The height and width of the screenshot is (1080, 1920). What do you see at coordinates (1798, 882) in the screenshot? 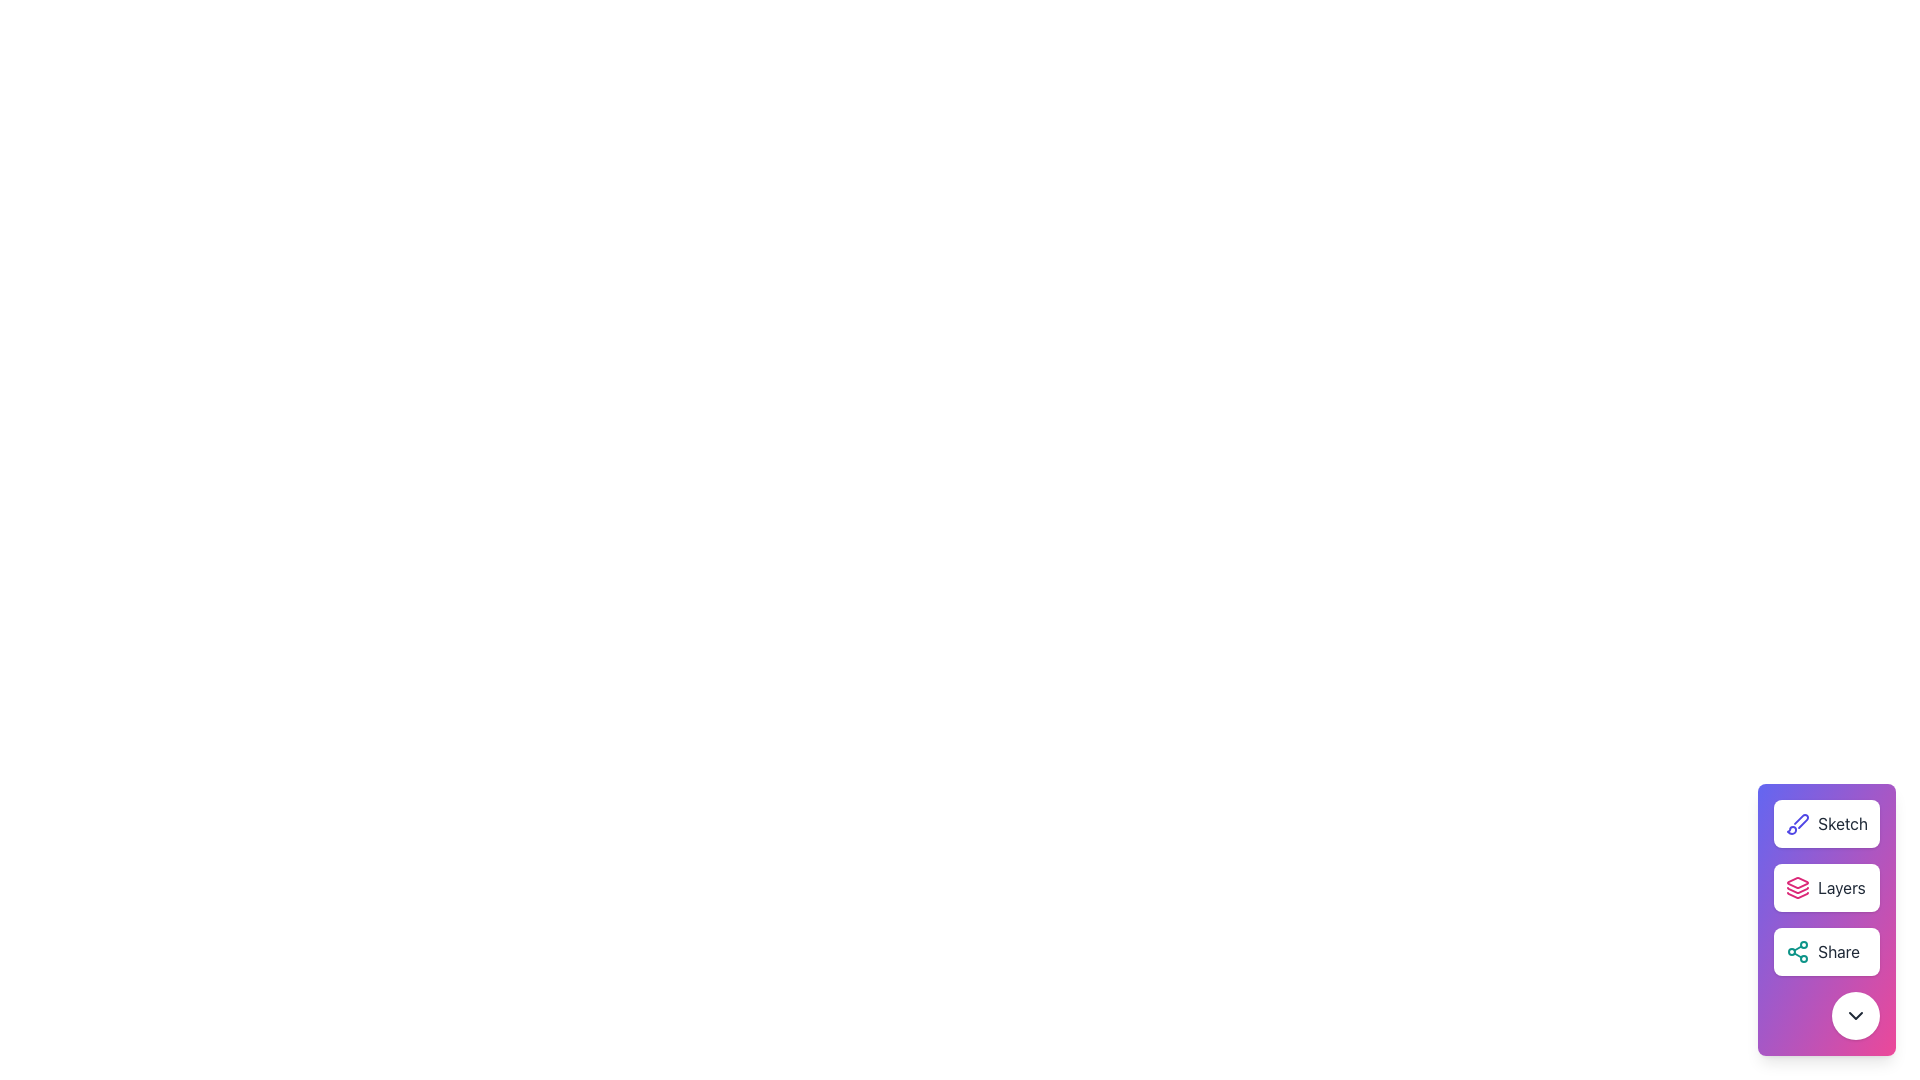
I see `the topmost icon representing layers in the 'Layers' button group on the right side of the interface` at bounding box center [1798, 882].